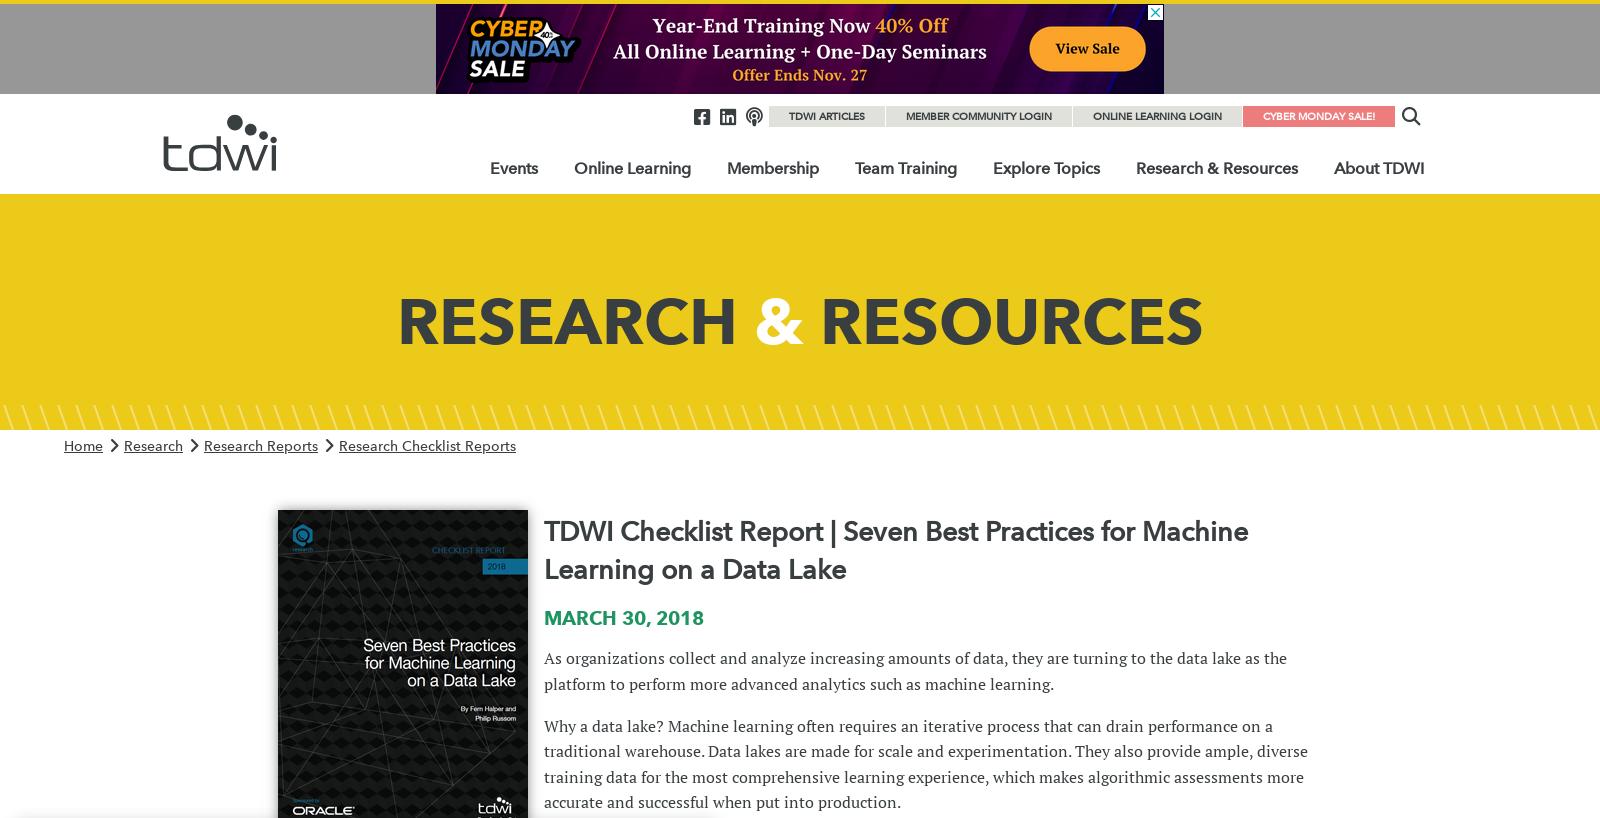 Image resolution: width=1600 pixels, height=818 pixels. I want to click on 'Transform 2024 Las Vegas', so click(586, 398).